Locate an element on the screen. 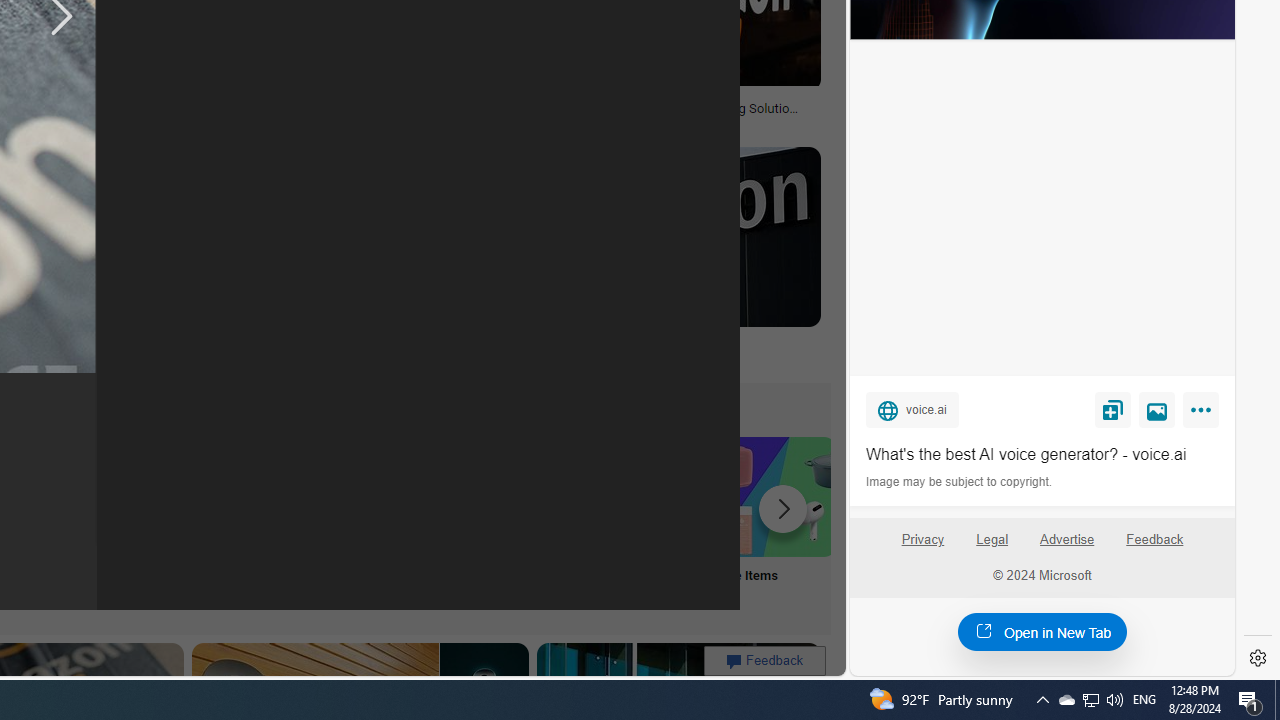 The height and width of the screenshot is (720, 1280). 'Save' is located at coordinates (1111, 408).